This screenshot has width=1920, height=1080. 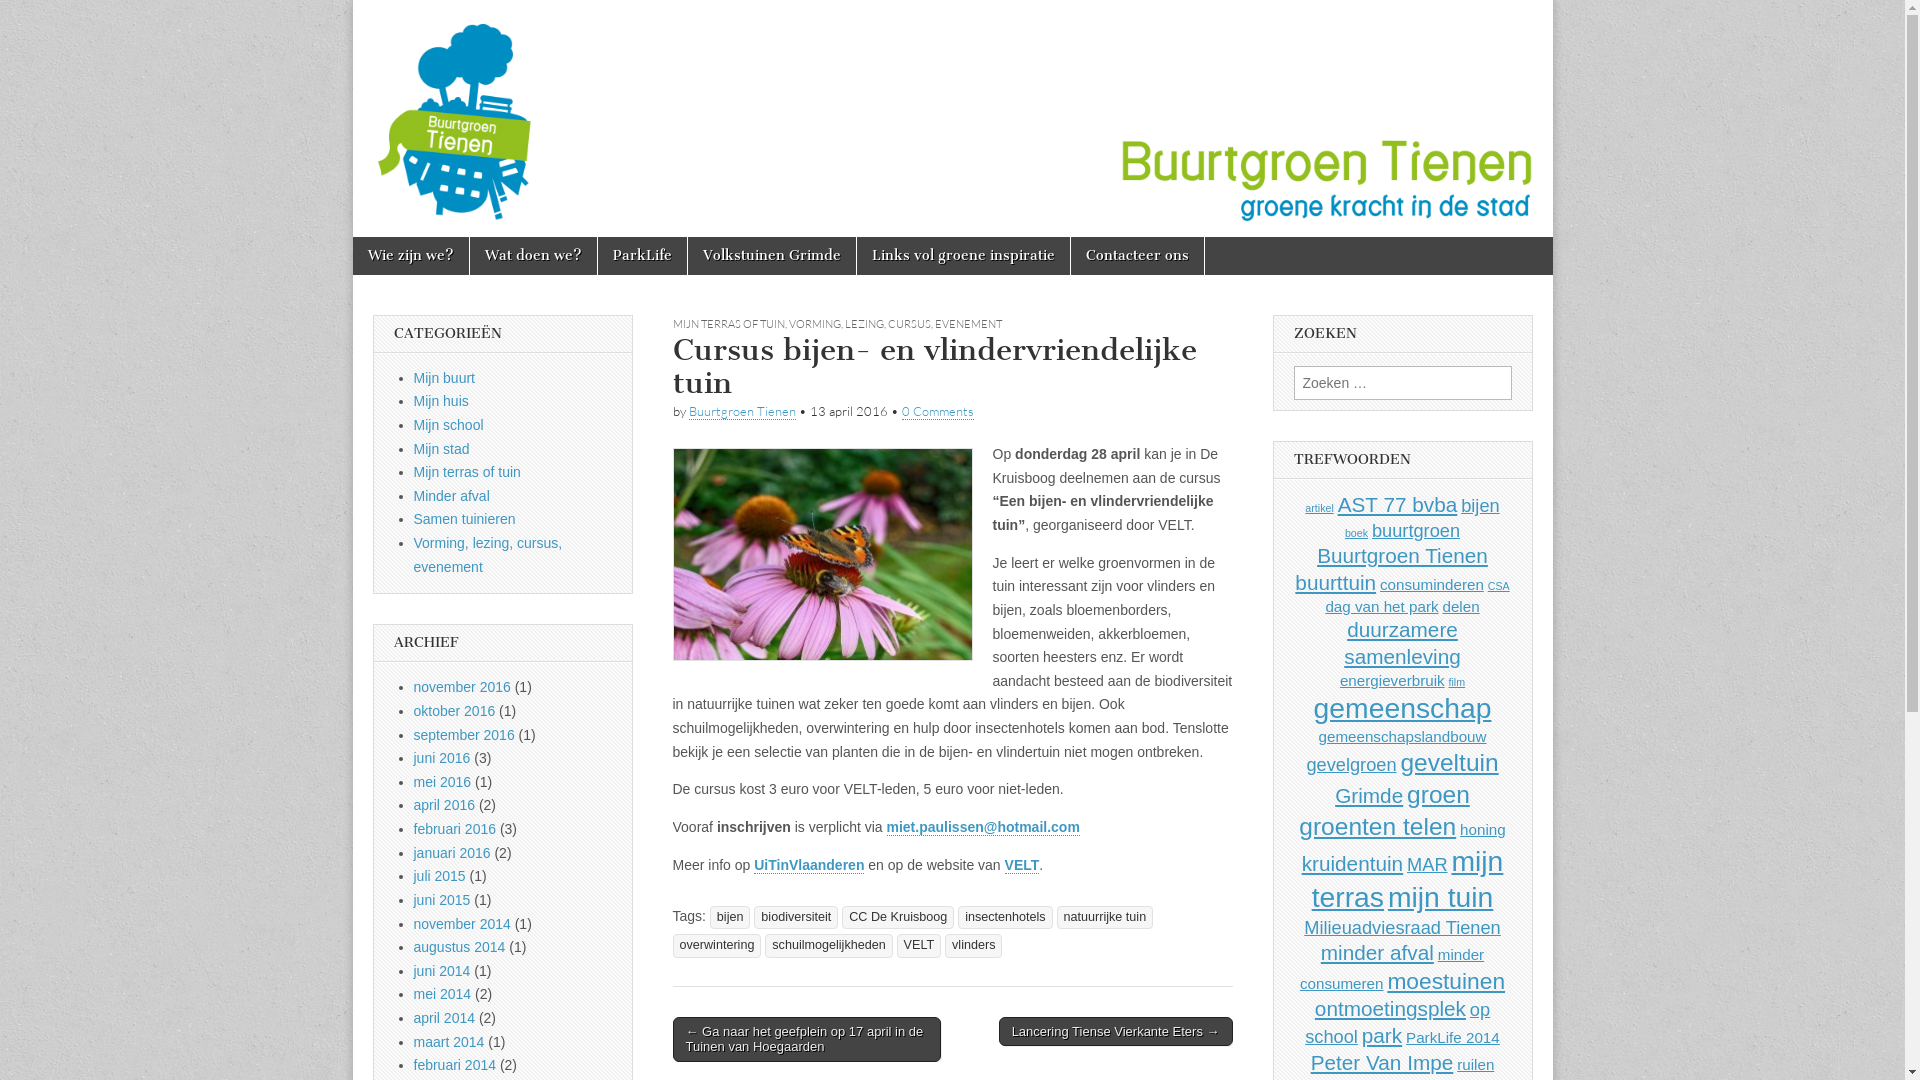 What do you see at coordinates (402, 246) in the screenshot?
I see `'Skip to content'` at bounding box center [402, 246].